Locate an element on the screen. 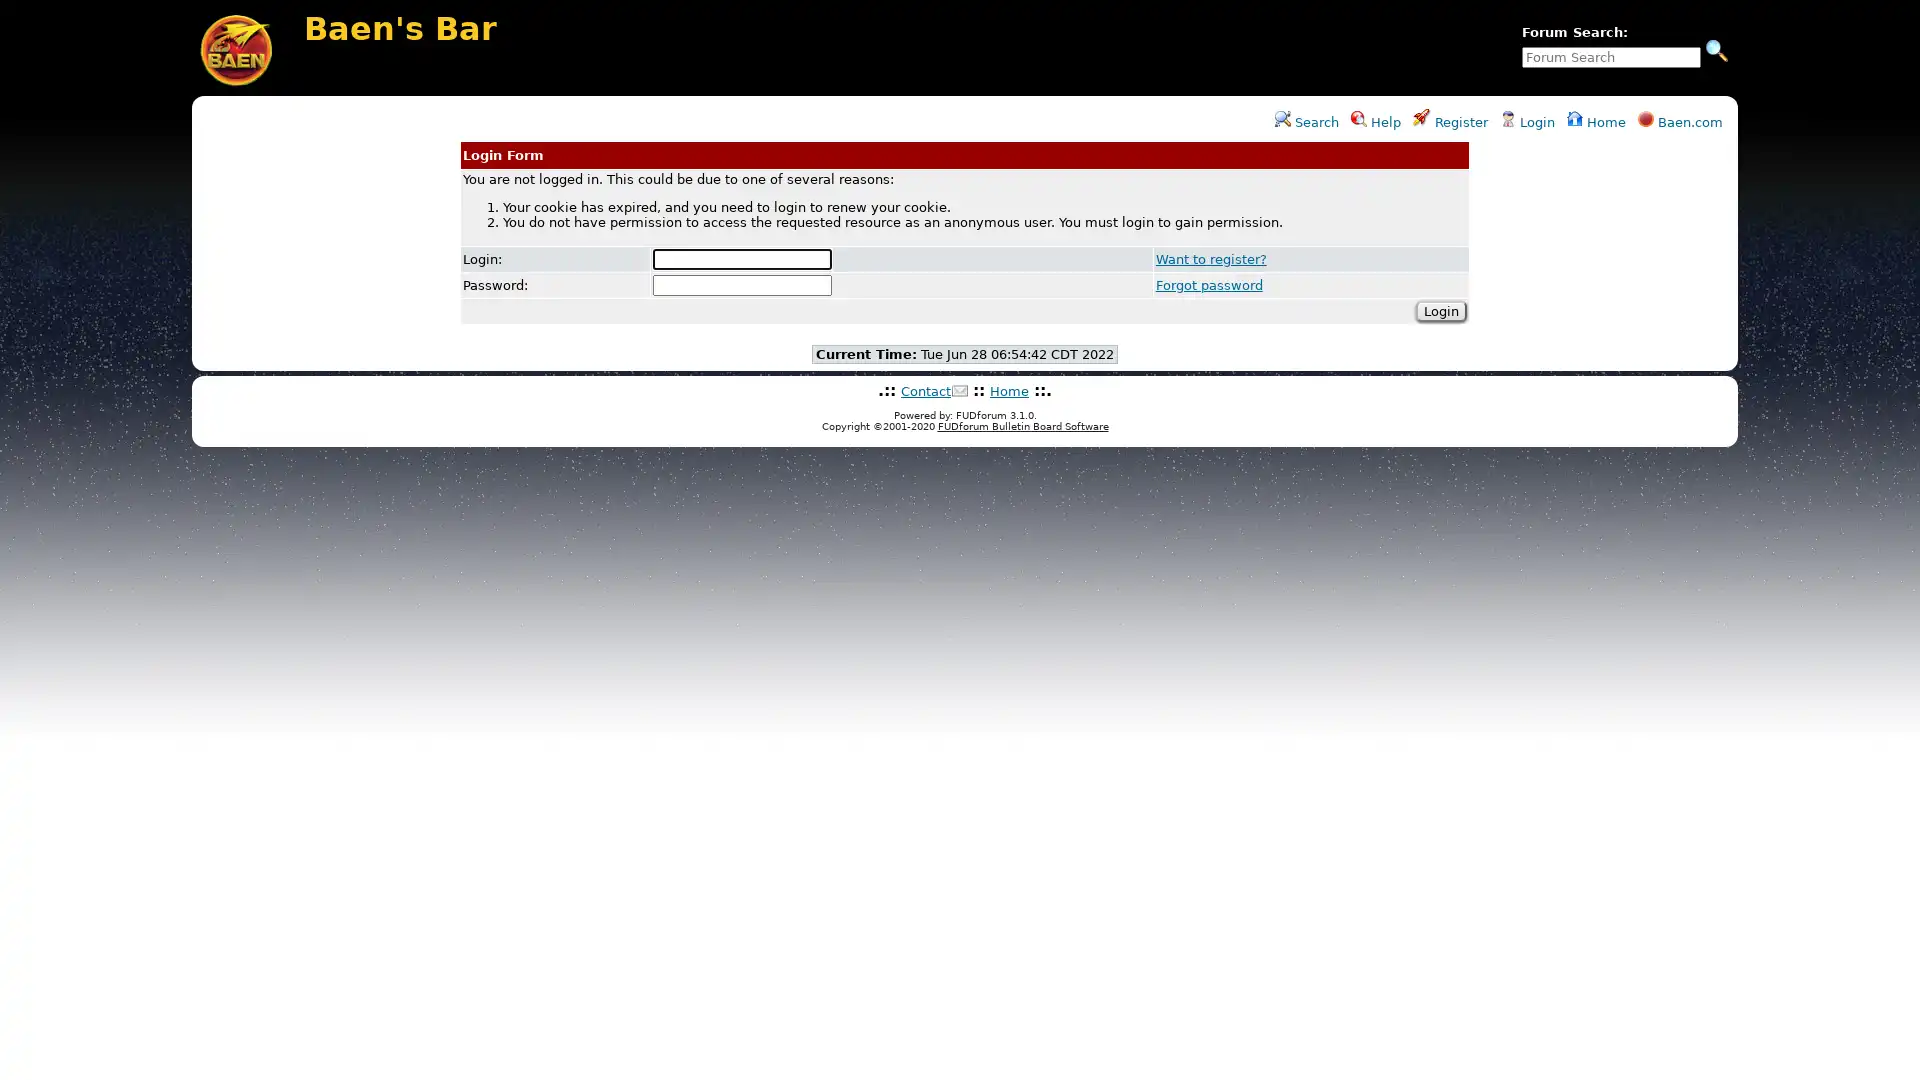 This screenshot has height=1080, width=1920. Search is located at coordinates (1716, 49).